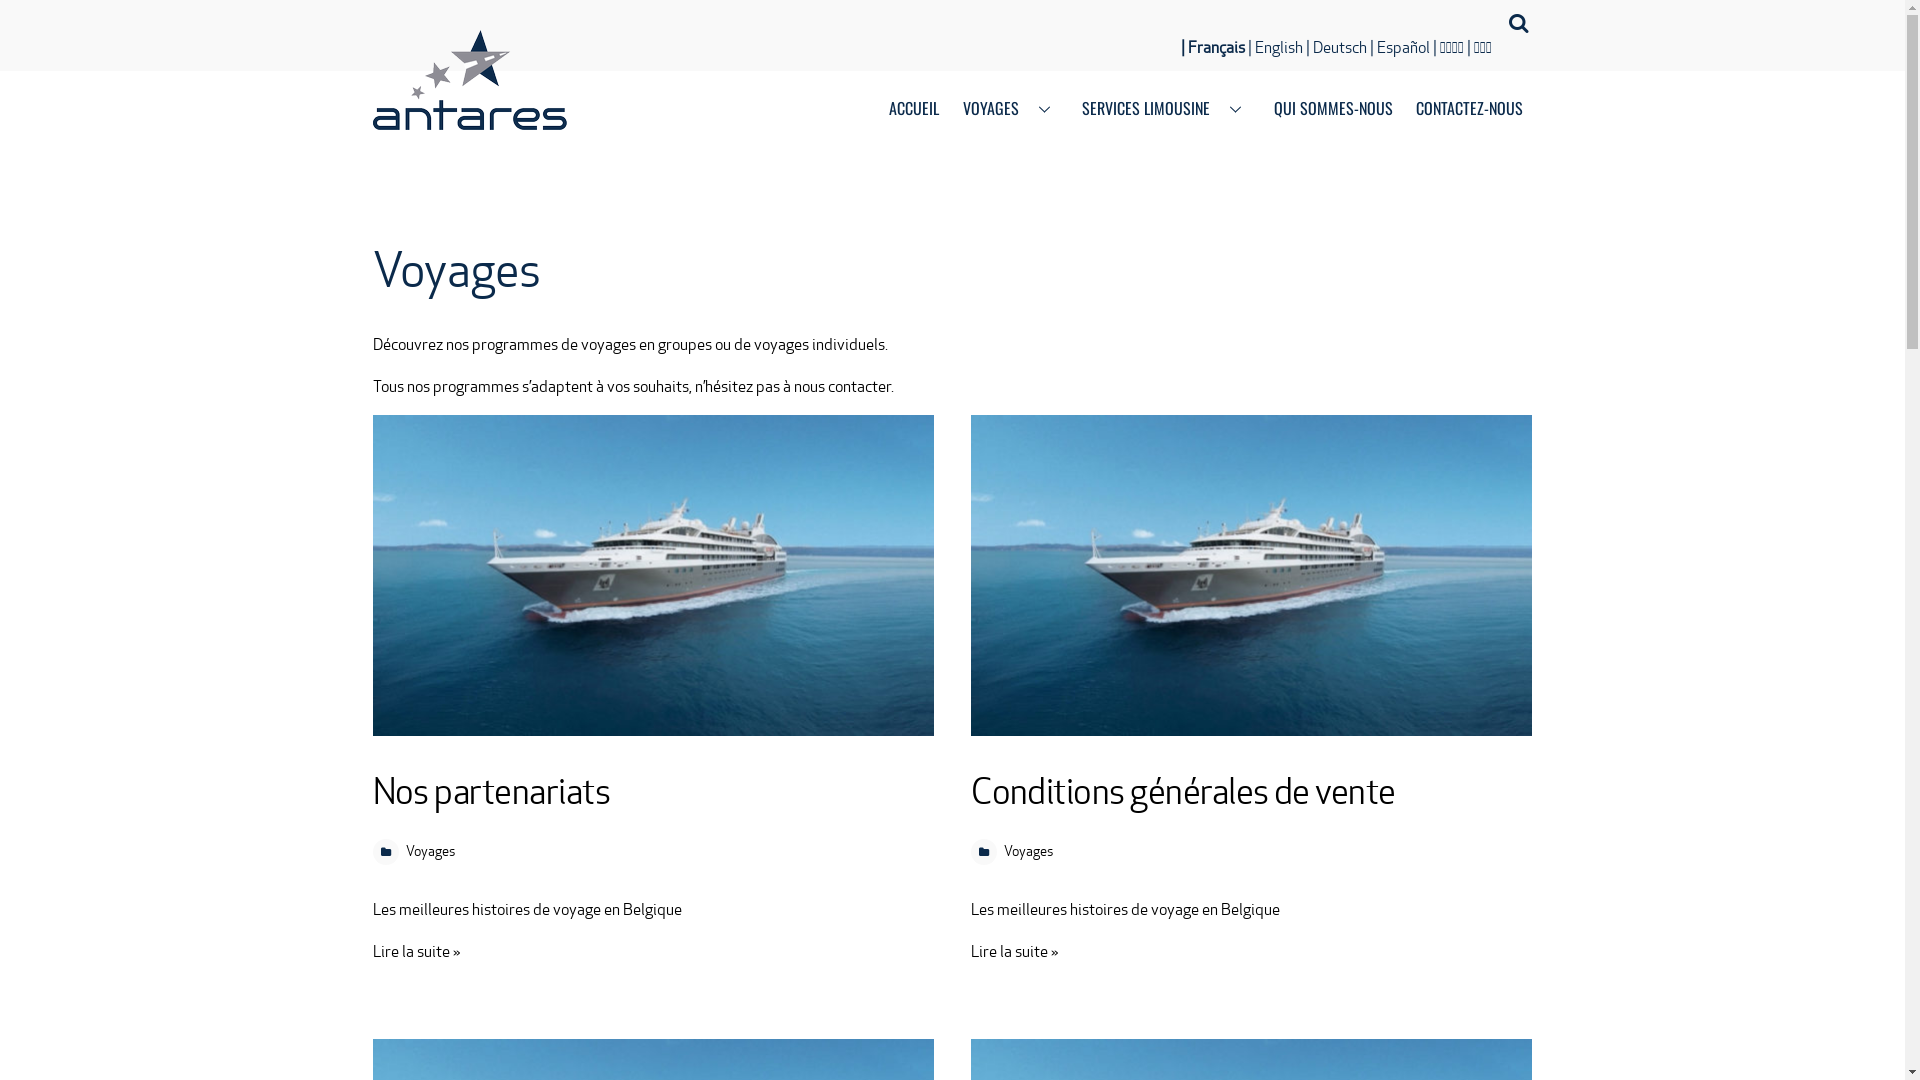 The width and height of the screenshot is (1920, 1080). What do you see at coordinates (490, 790) in the screenshot?
I see `'Nos partenariats'` at bounding box center [490, 790].